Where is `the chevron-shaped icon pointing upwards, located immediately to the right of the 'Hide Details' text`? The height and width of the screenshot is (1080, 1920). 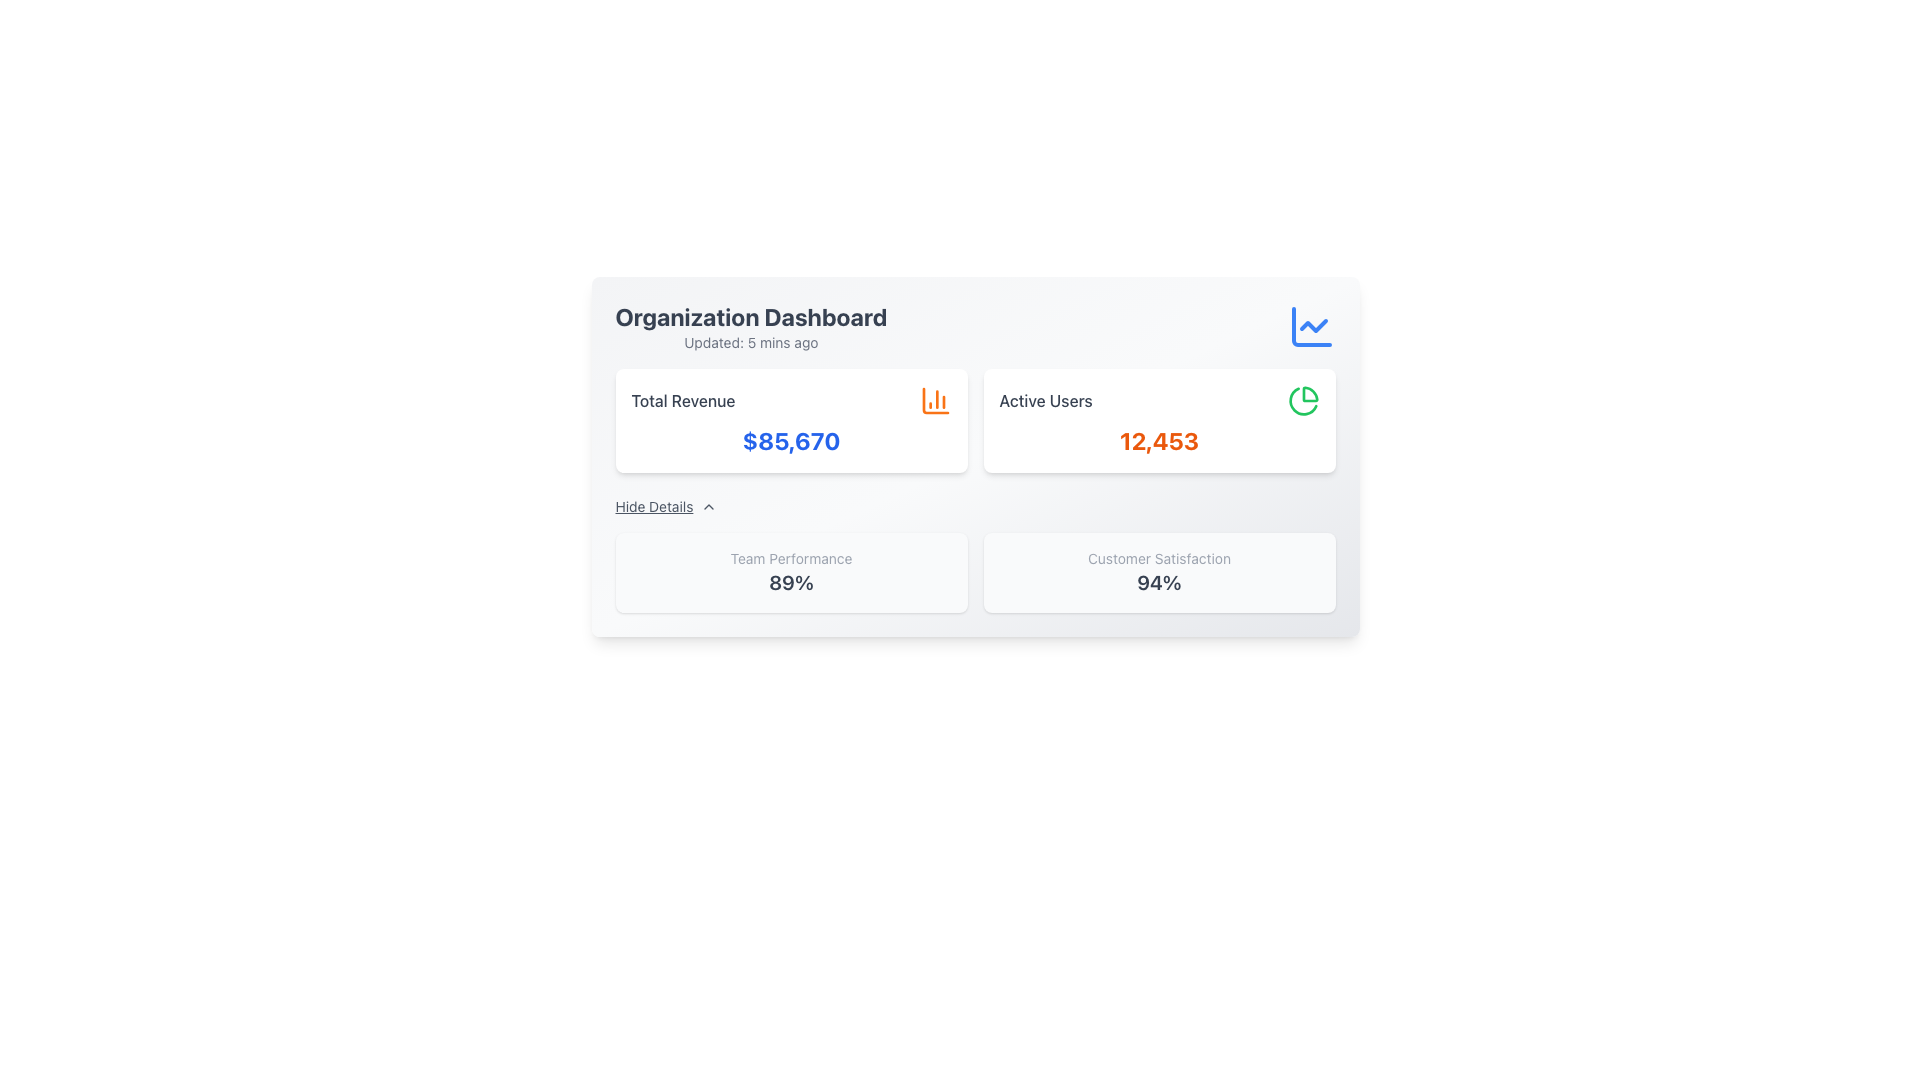
the chevron-shaped icon pointing upwards, located immediately to the right of the 'Hide Details' text is located at coordinates (709, 505).